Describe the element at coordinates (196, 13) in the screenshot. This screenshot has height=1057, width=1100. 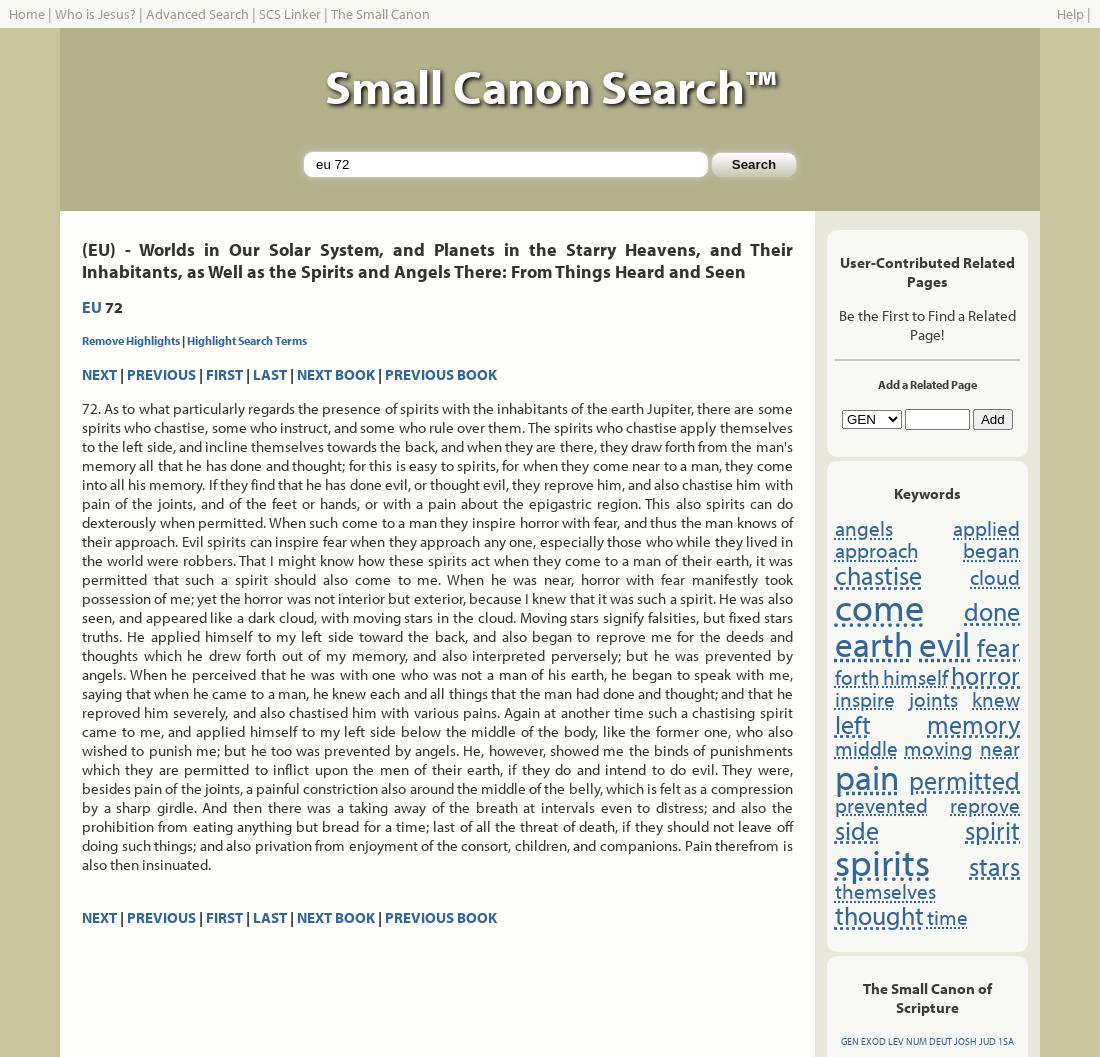
I see `'Advanced Search'` at that location.